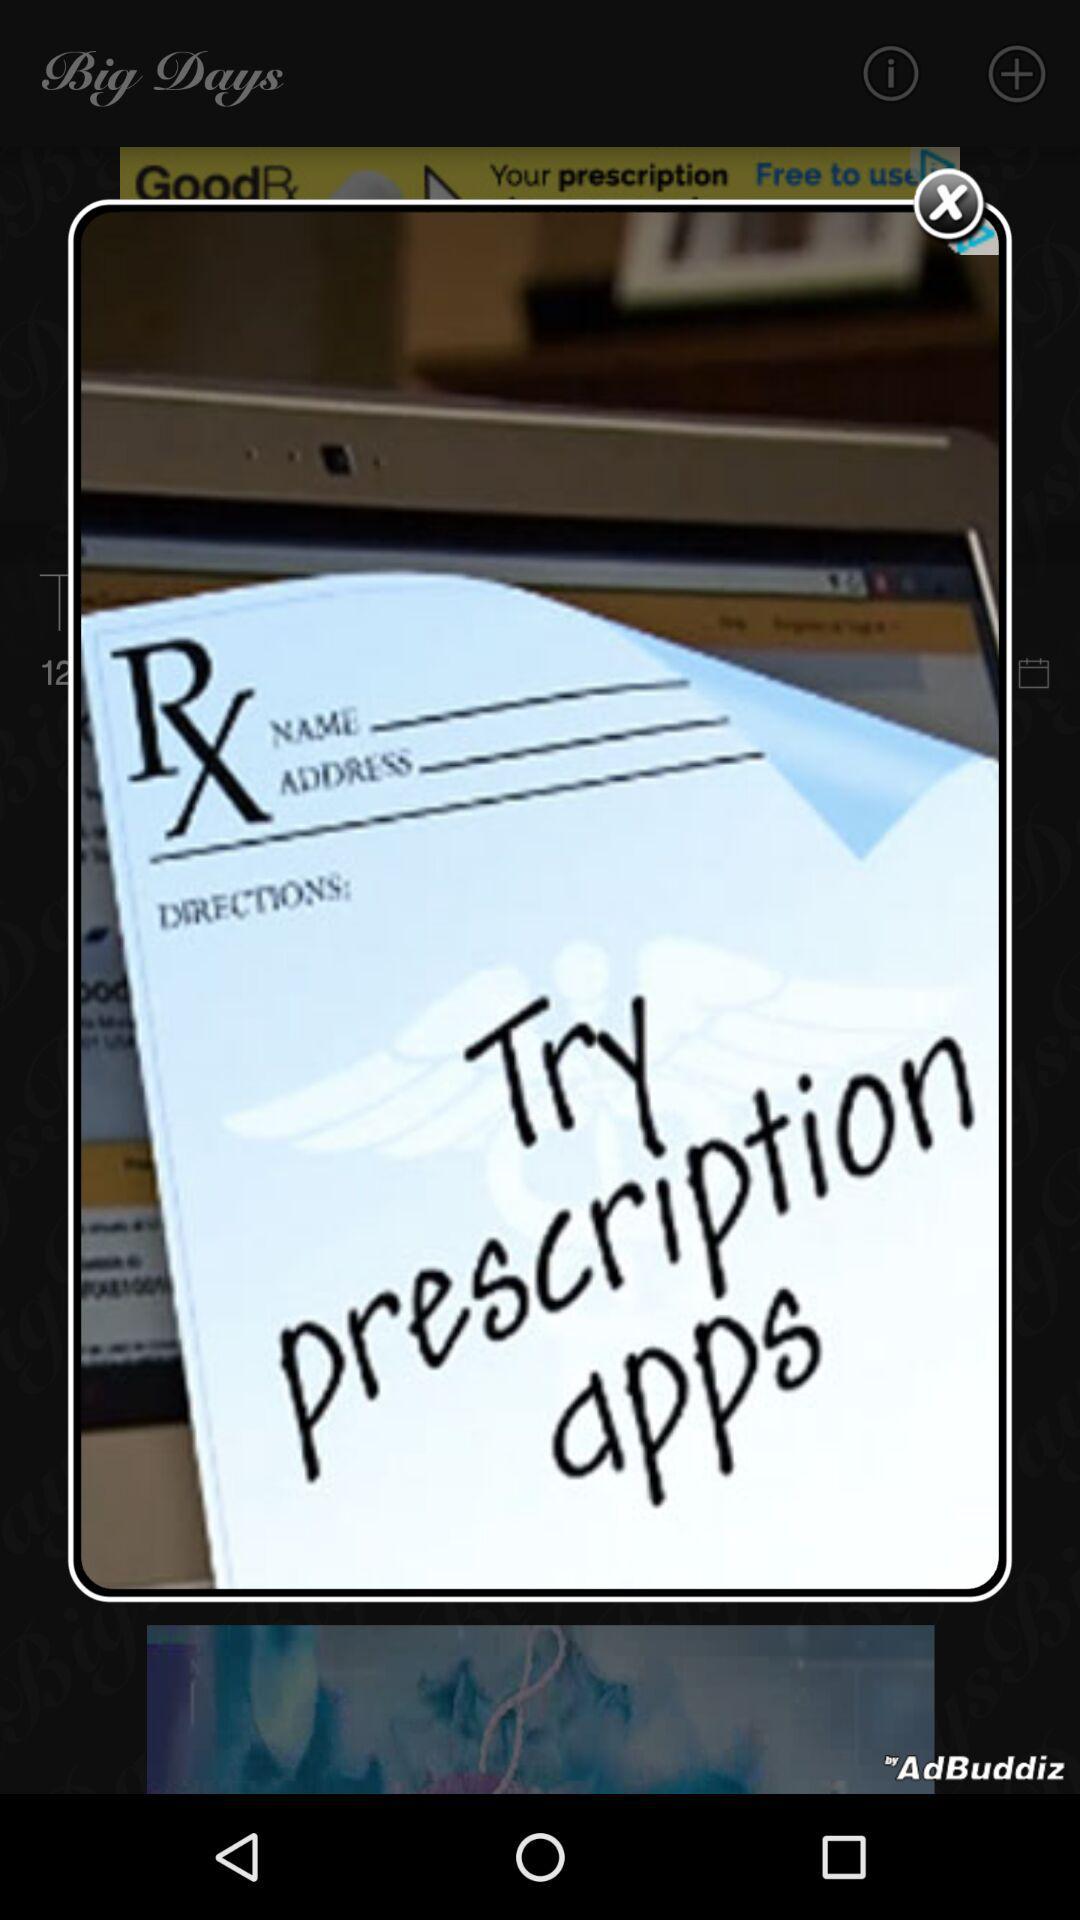  Describe the element at coordinates (974, 1768) in the screenshot. I see `advertisement` at that location.